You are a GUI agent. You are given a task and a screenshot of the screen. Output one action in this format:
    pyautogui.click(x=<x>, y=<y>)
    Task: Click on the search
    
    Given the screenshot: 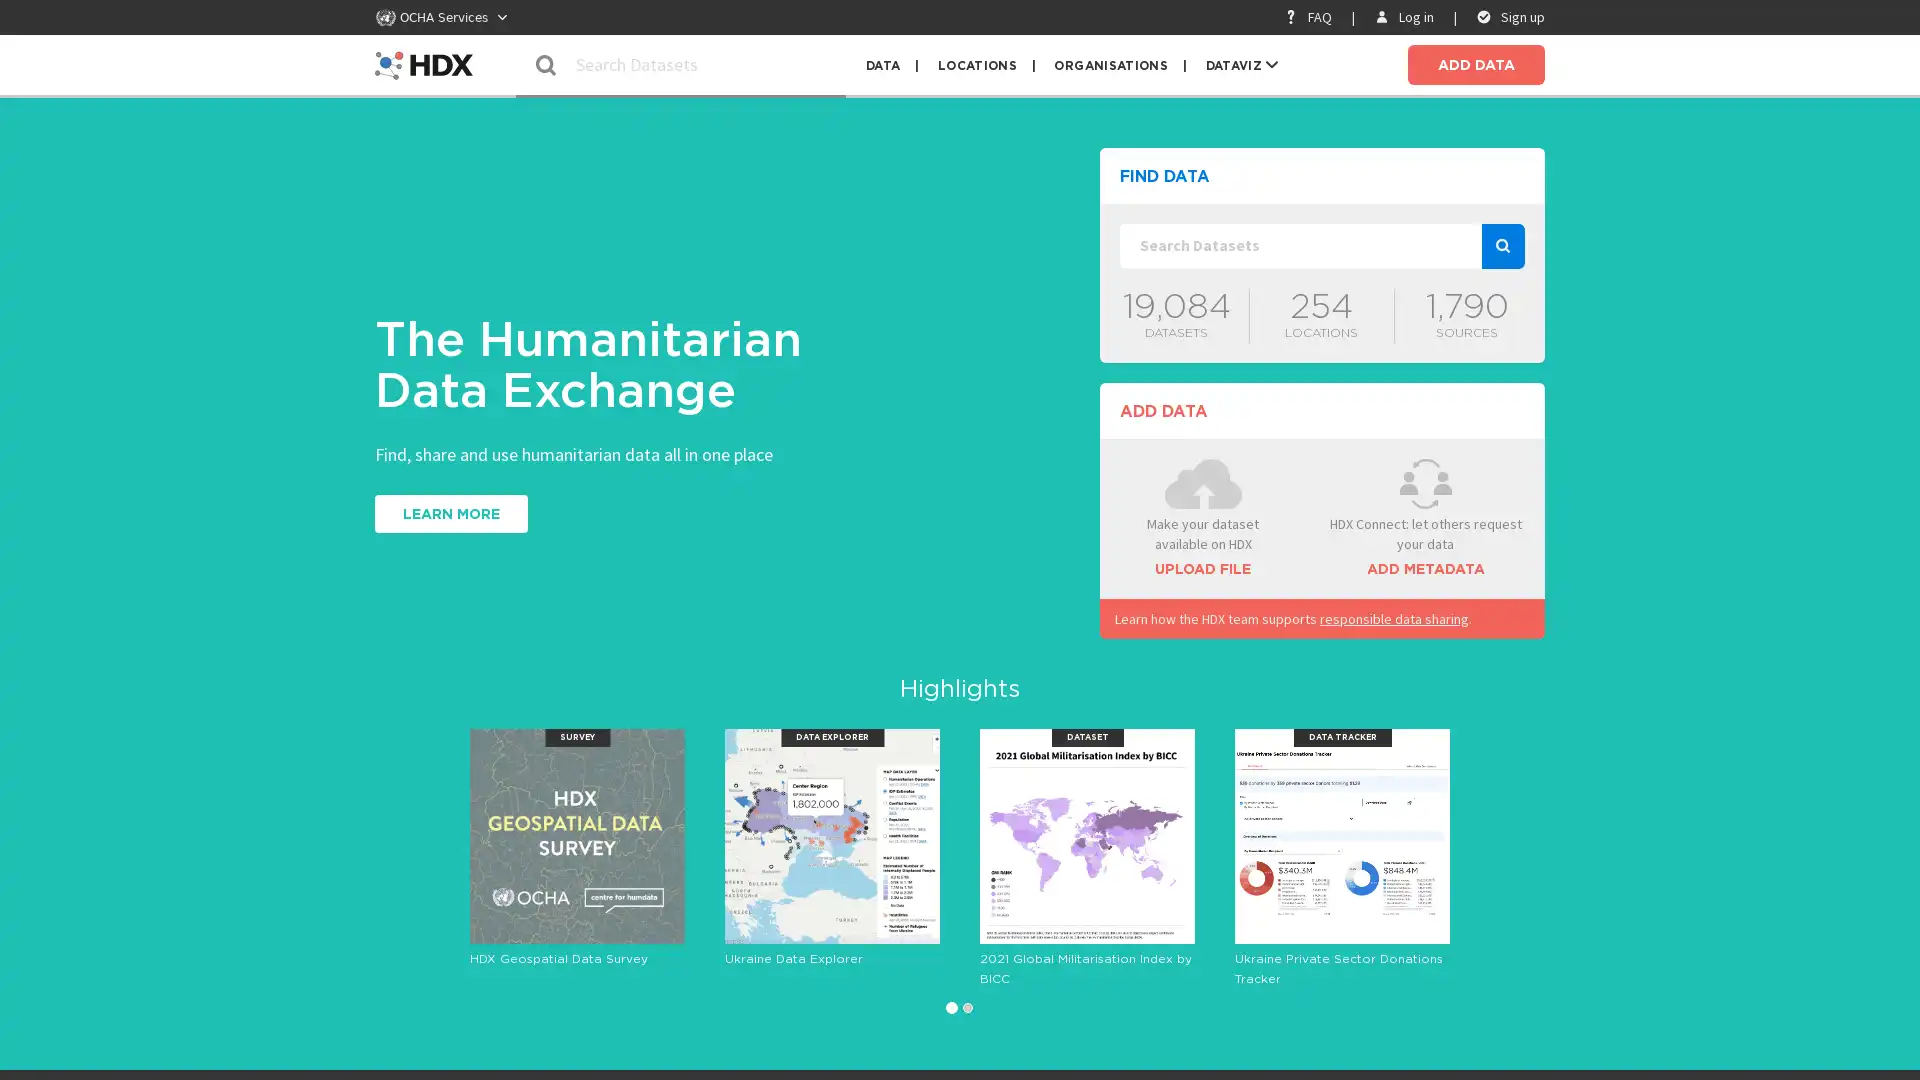 What is the action you would take?
    pyautogui.click(x=1502, y=245)
    